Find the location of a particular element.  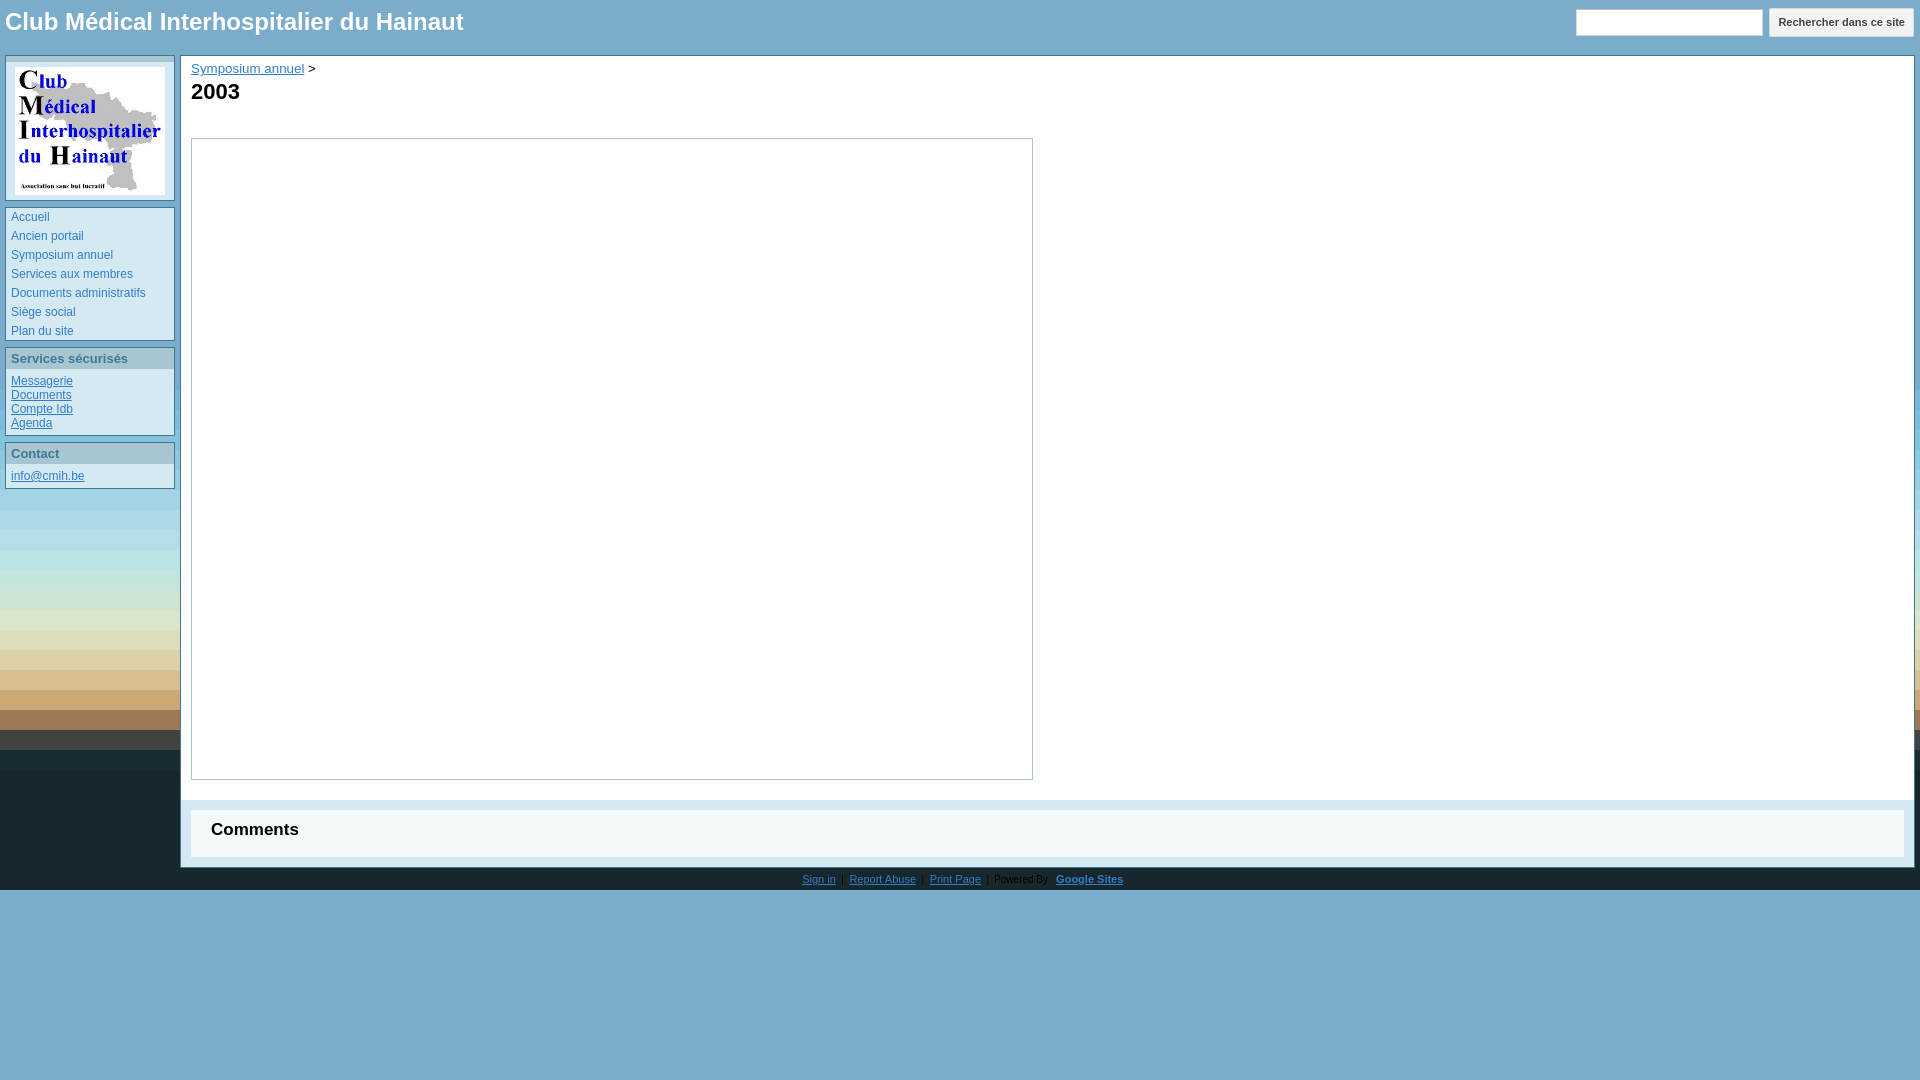

'Documents administratifs' is located at coordinates (10, 293).